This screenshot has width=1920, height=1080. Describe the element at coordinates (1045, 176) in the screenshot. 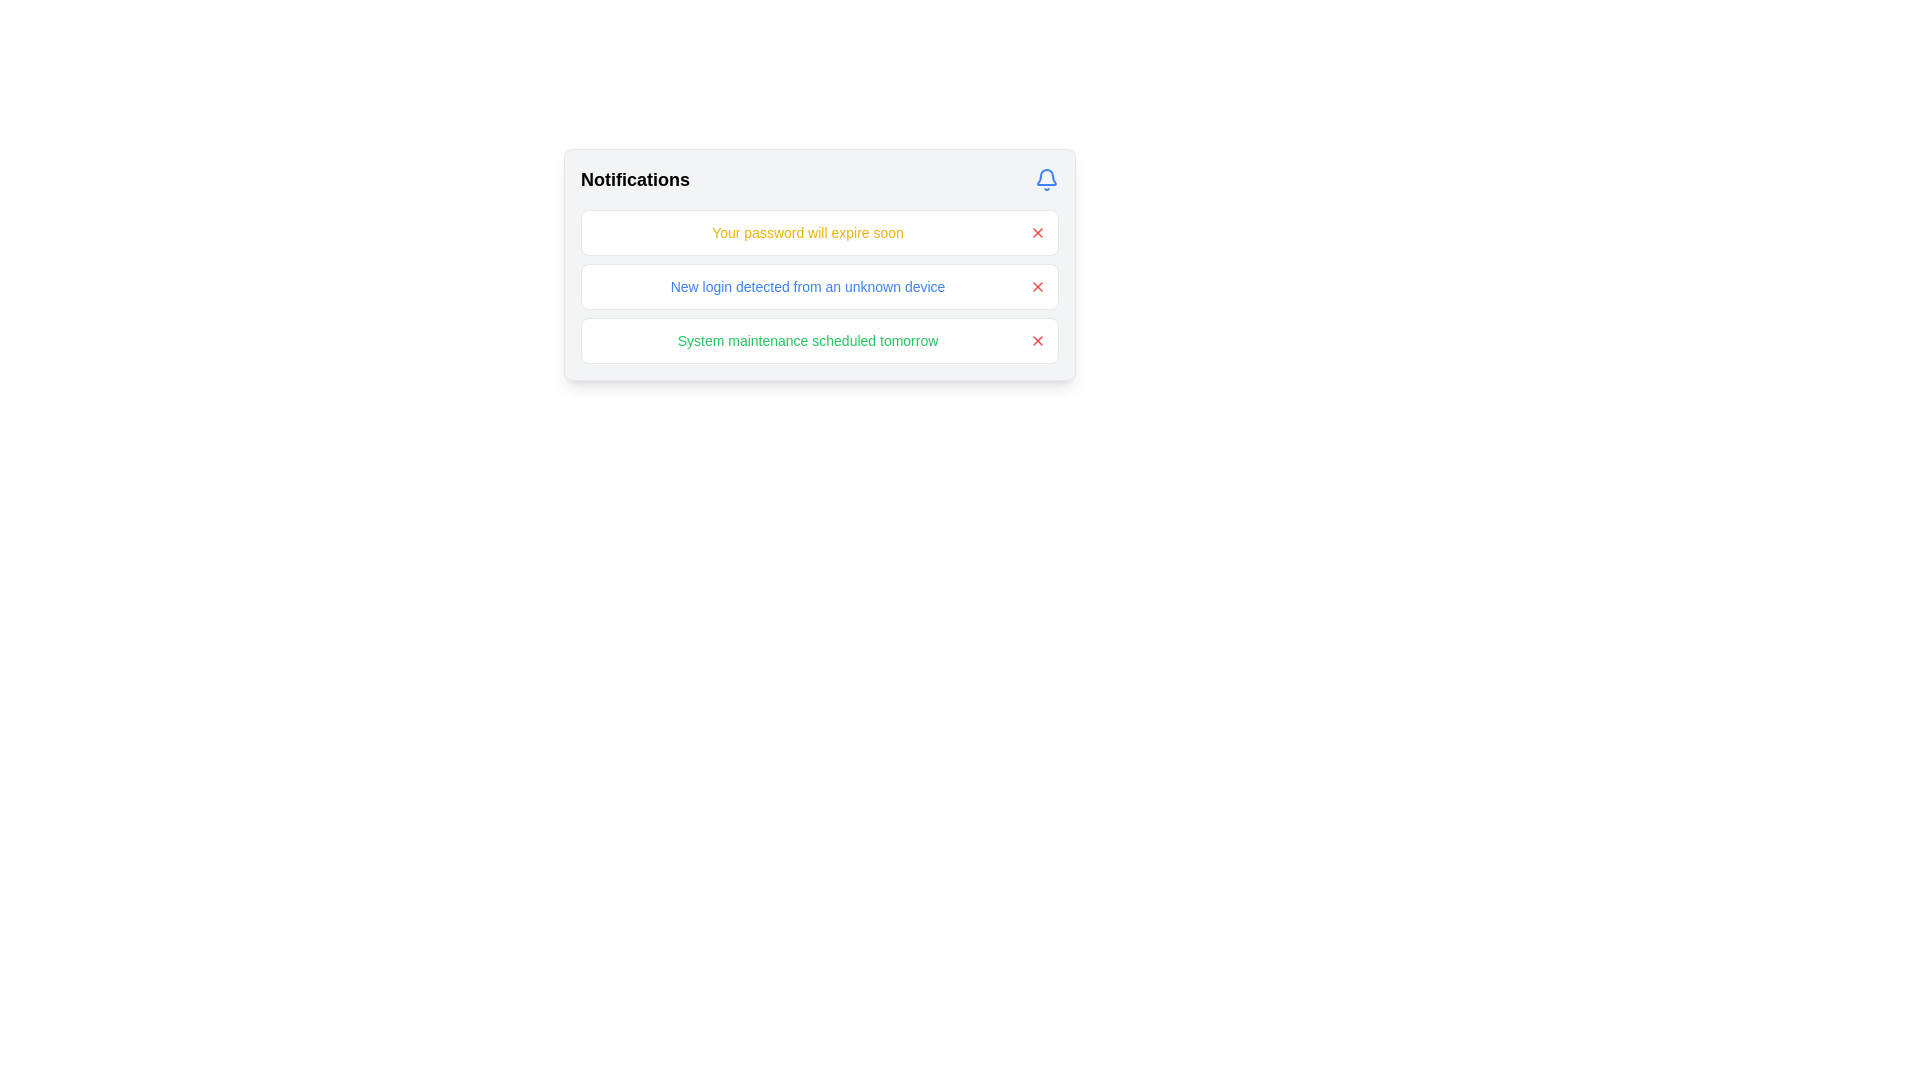

I see `the bell icon in the top-right corner of the notification panel to fetch new notifications` at that location.